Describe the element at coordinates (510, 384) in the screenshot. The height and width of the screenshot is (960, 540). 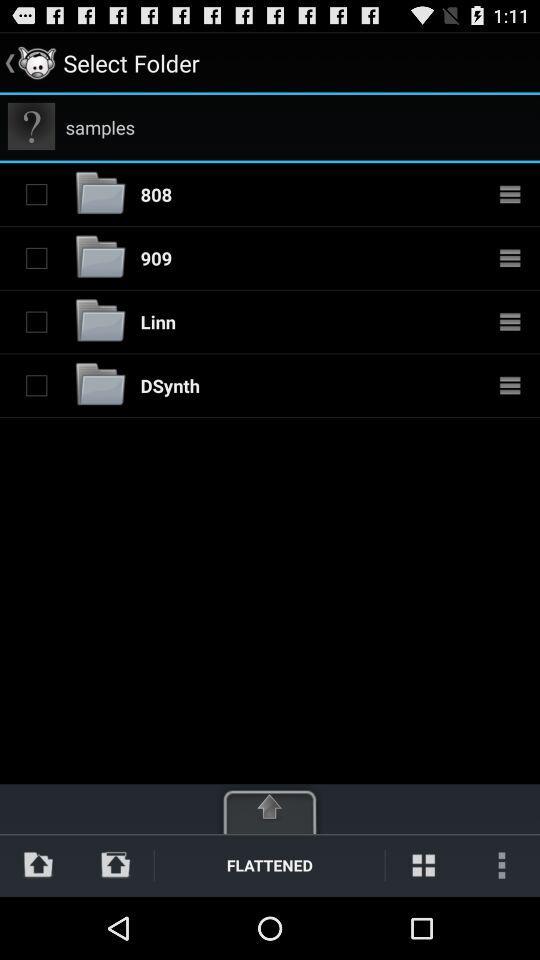
I see `more options` at that location.